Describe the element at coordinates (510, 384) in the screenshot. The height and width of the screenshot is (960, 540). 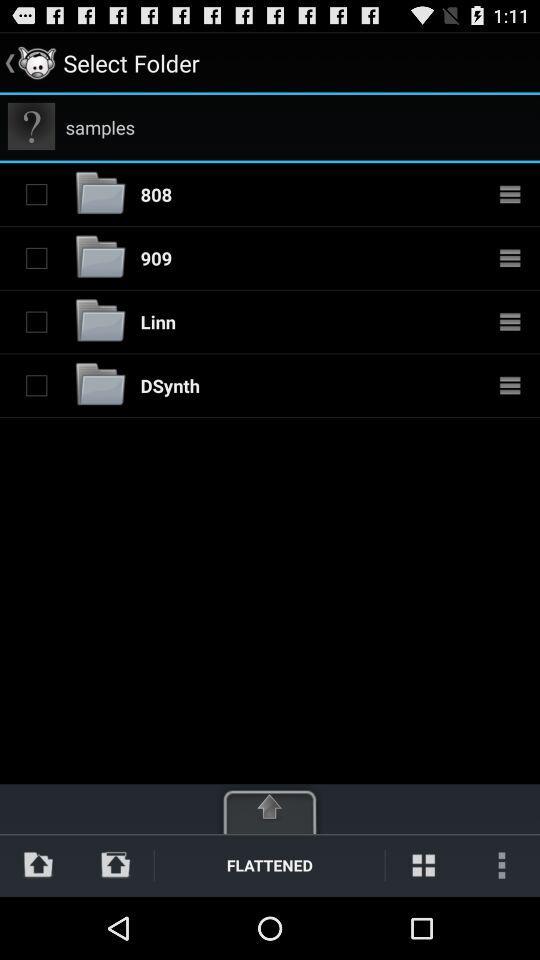
I see `more options` at that location.